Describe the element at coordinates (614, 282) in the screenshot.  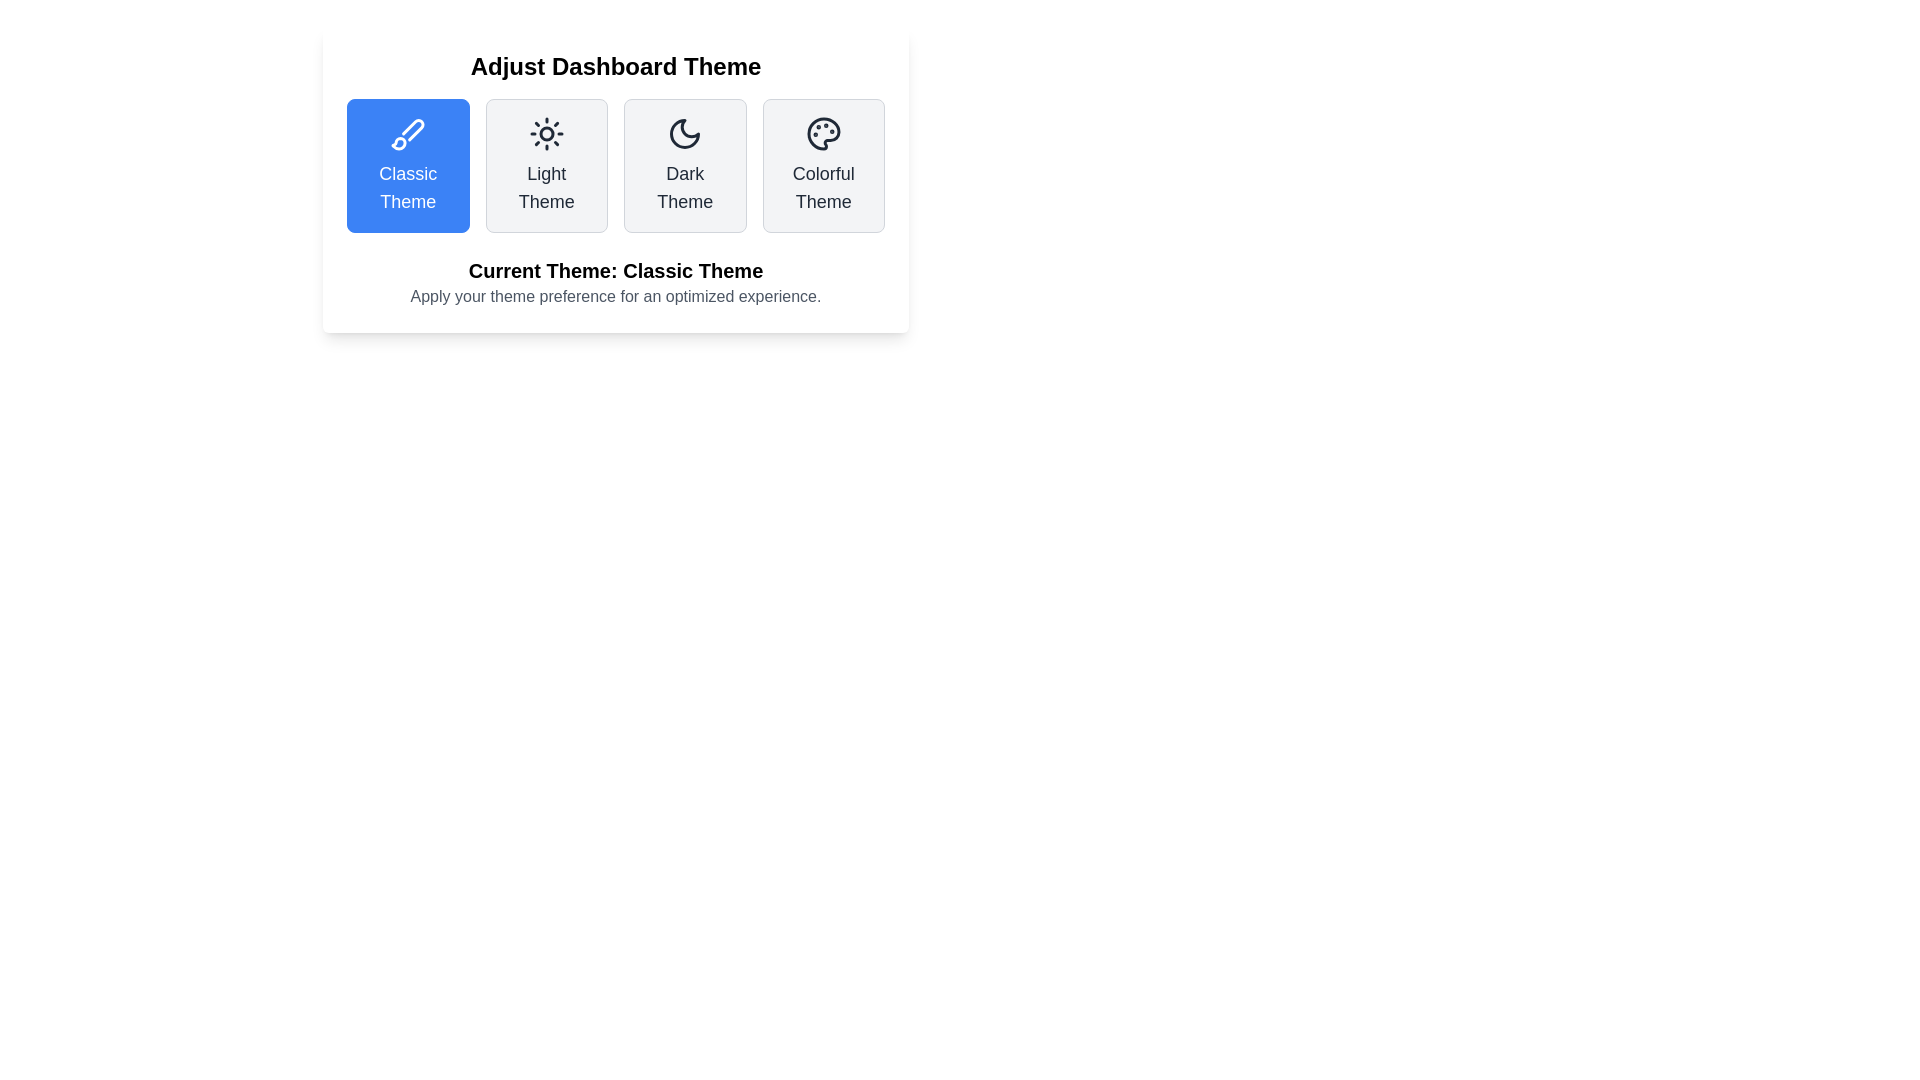
I see `the label displaying the currently selected theme ('Classic Theme') which encourages the user to set their theme preference for an enhanced experience` at that location.